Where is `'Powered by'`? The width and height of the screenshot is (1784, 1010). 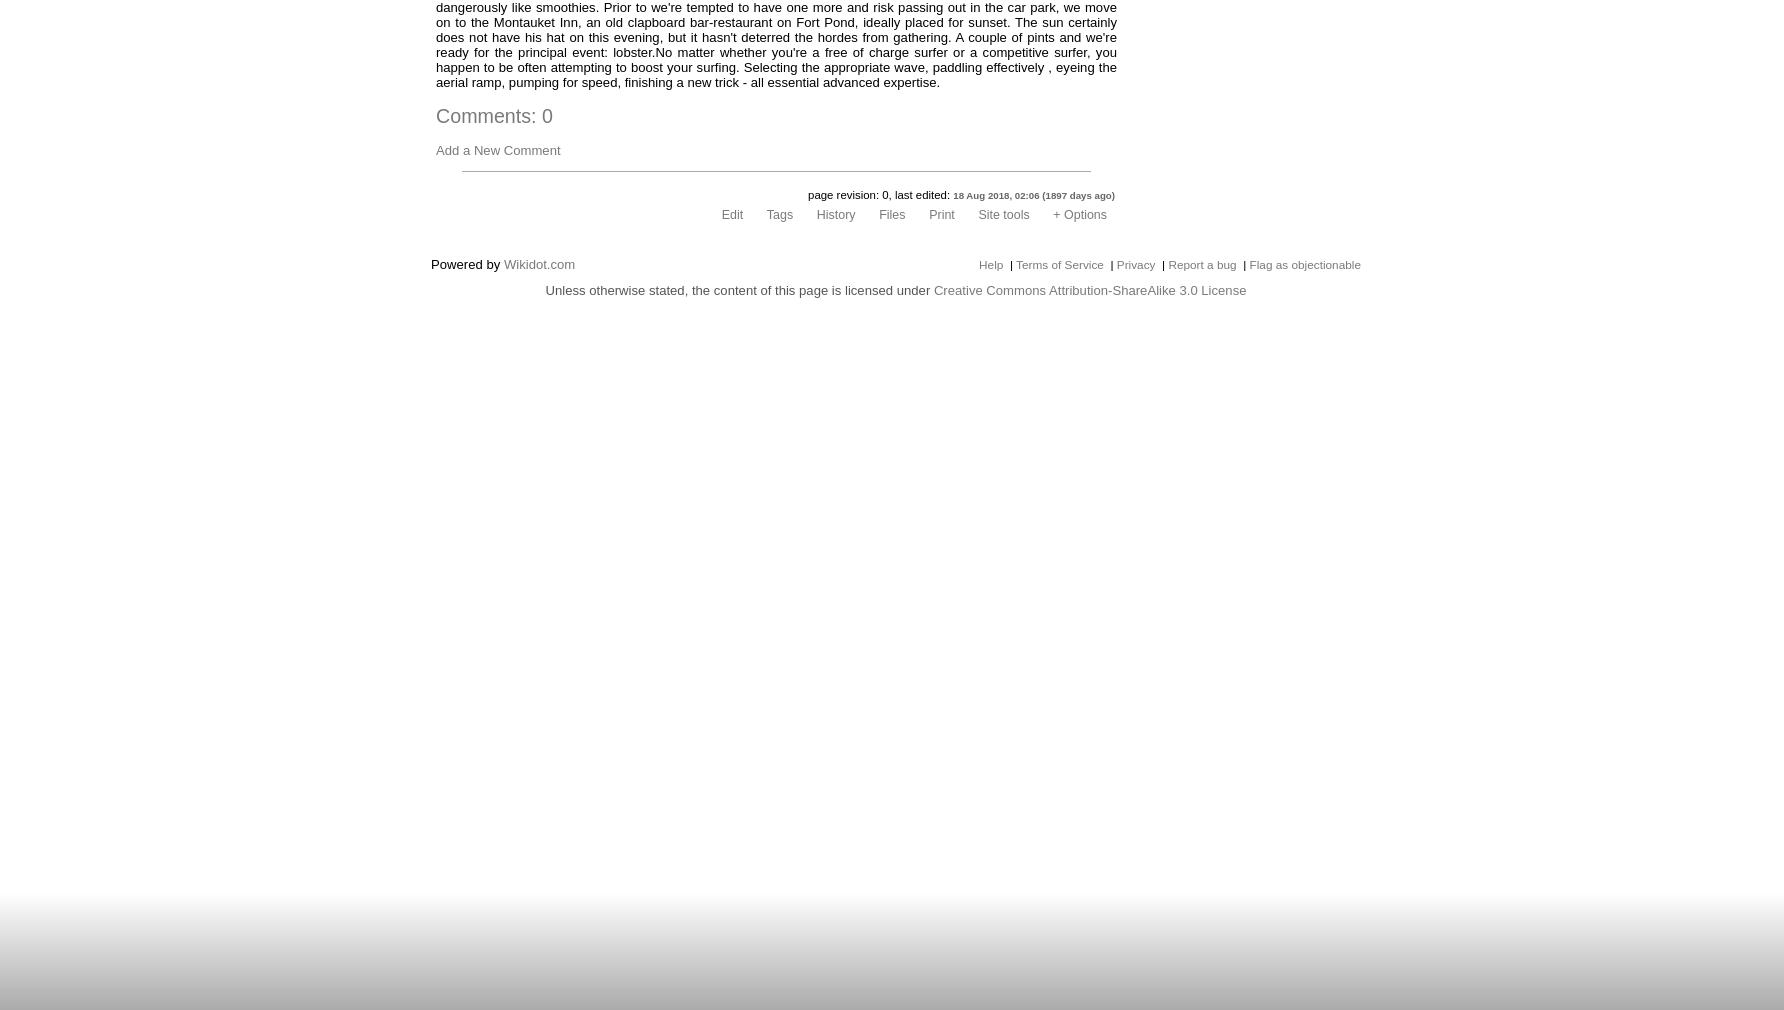
'Powered by' is located at coordinates (467, 264).